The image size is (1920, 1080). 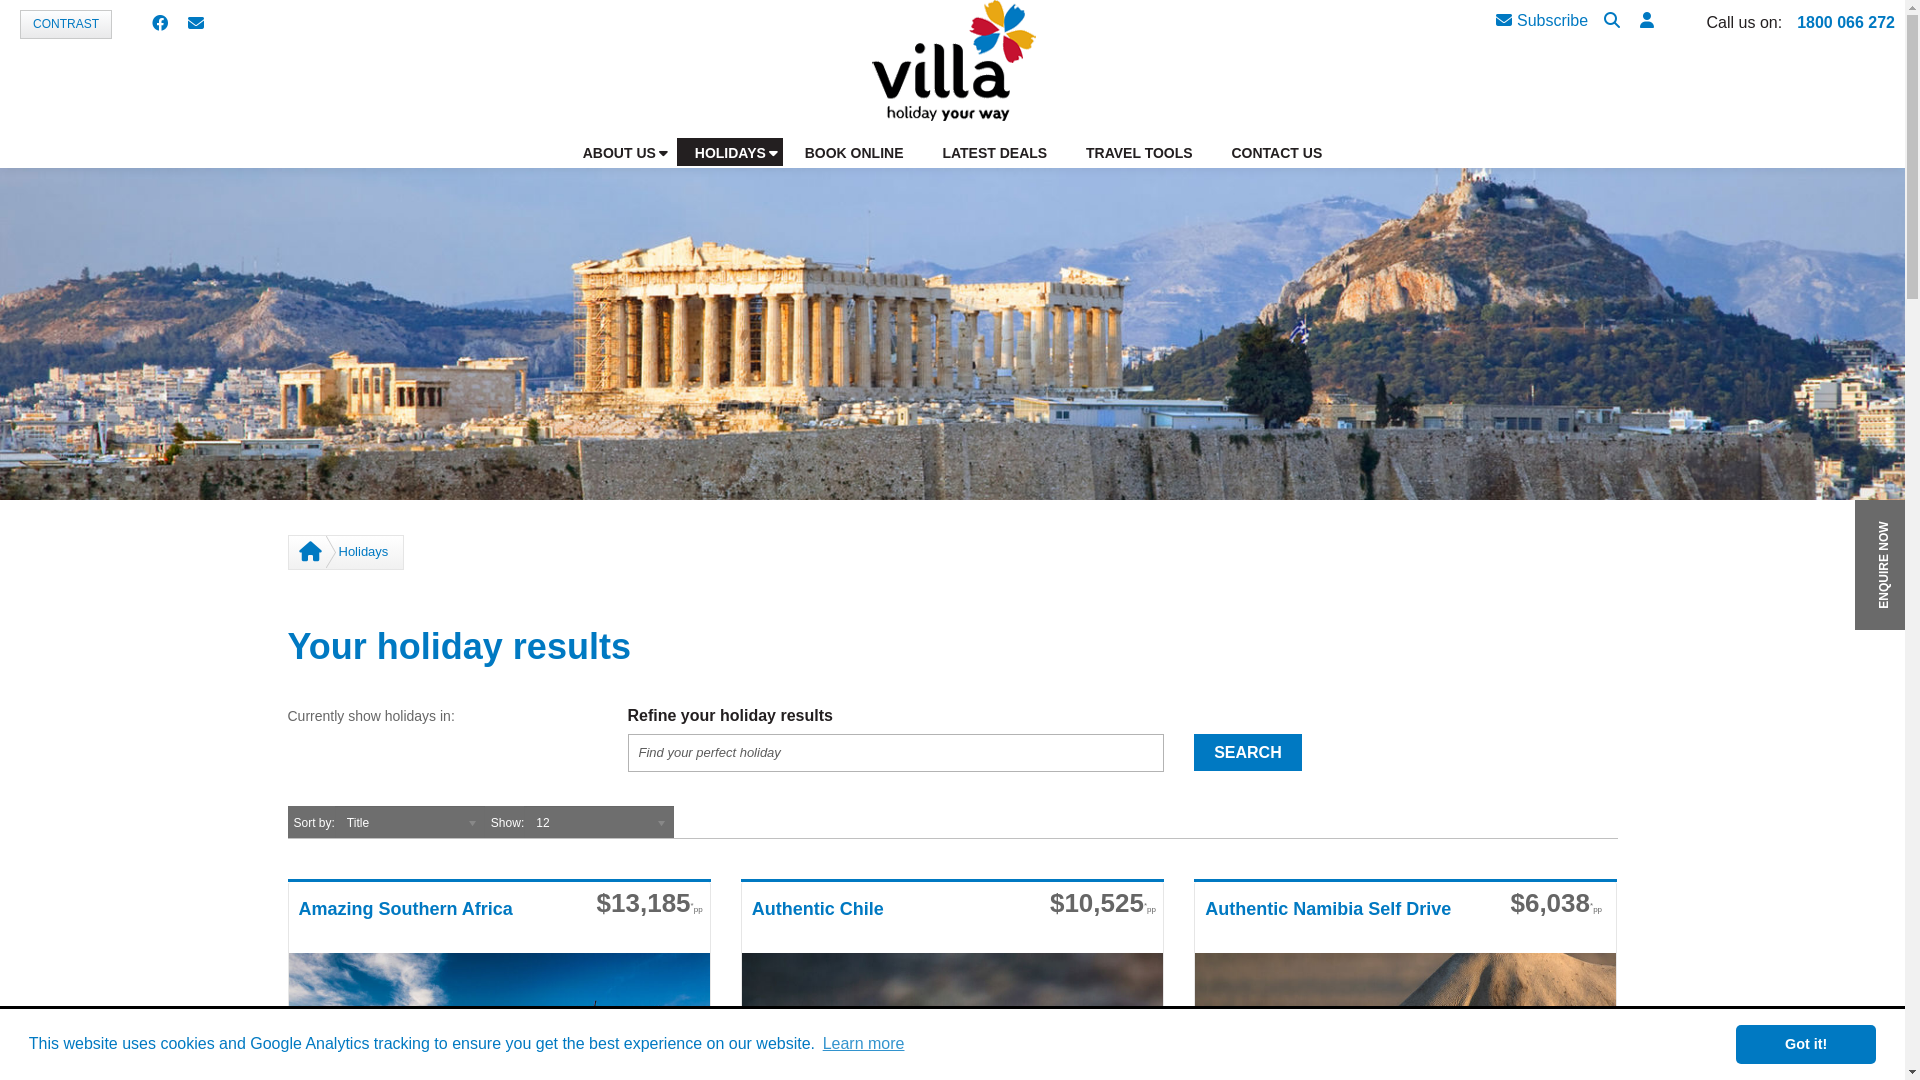 What do you see at coordinates (854, 150) in the screenshot?
I see `'BOOK ONLINE'` at bounding box center [854, 150].